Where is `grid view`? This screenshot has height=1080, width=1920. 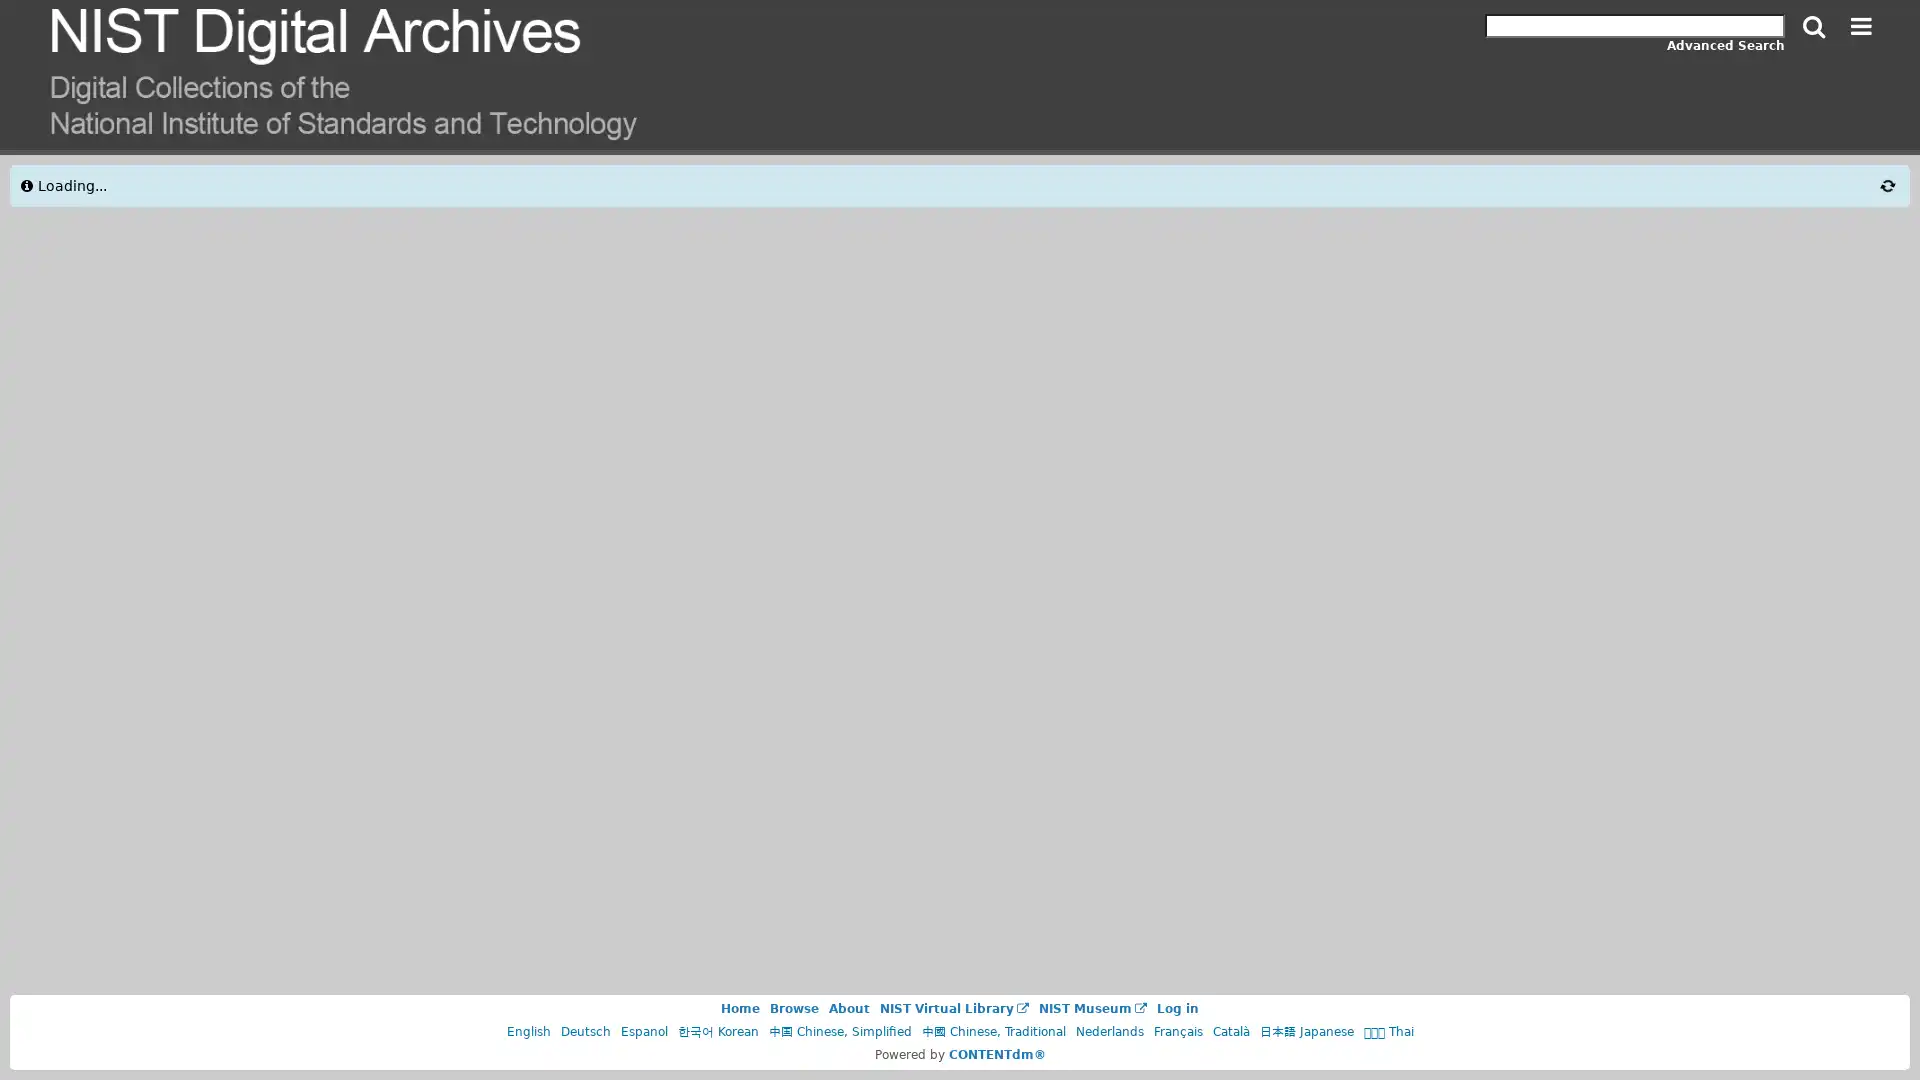
grid view is located at coordinates (1437, 192).